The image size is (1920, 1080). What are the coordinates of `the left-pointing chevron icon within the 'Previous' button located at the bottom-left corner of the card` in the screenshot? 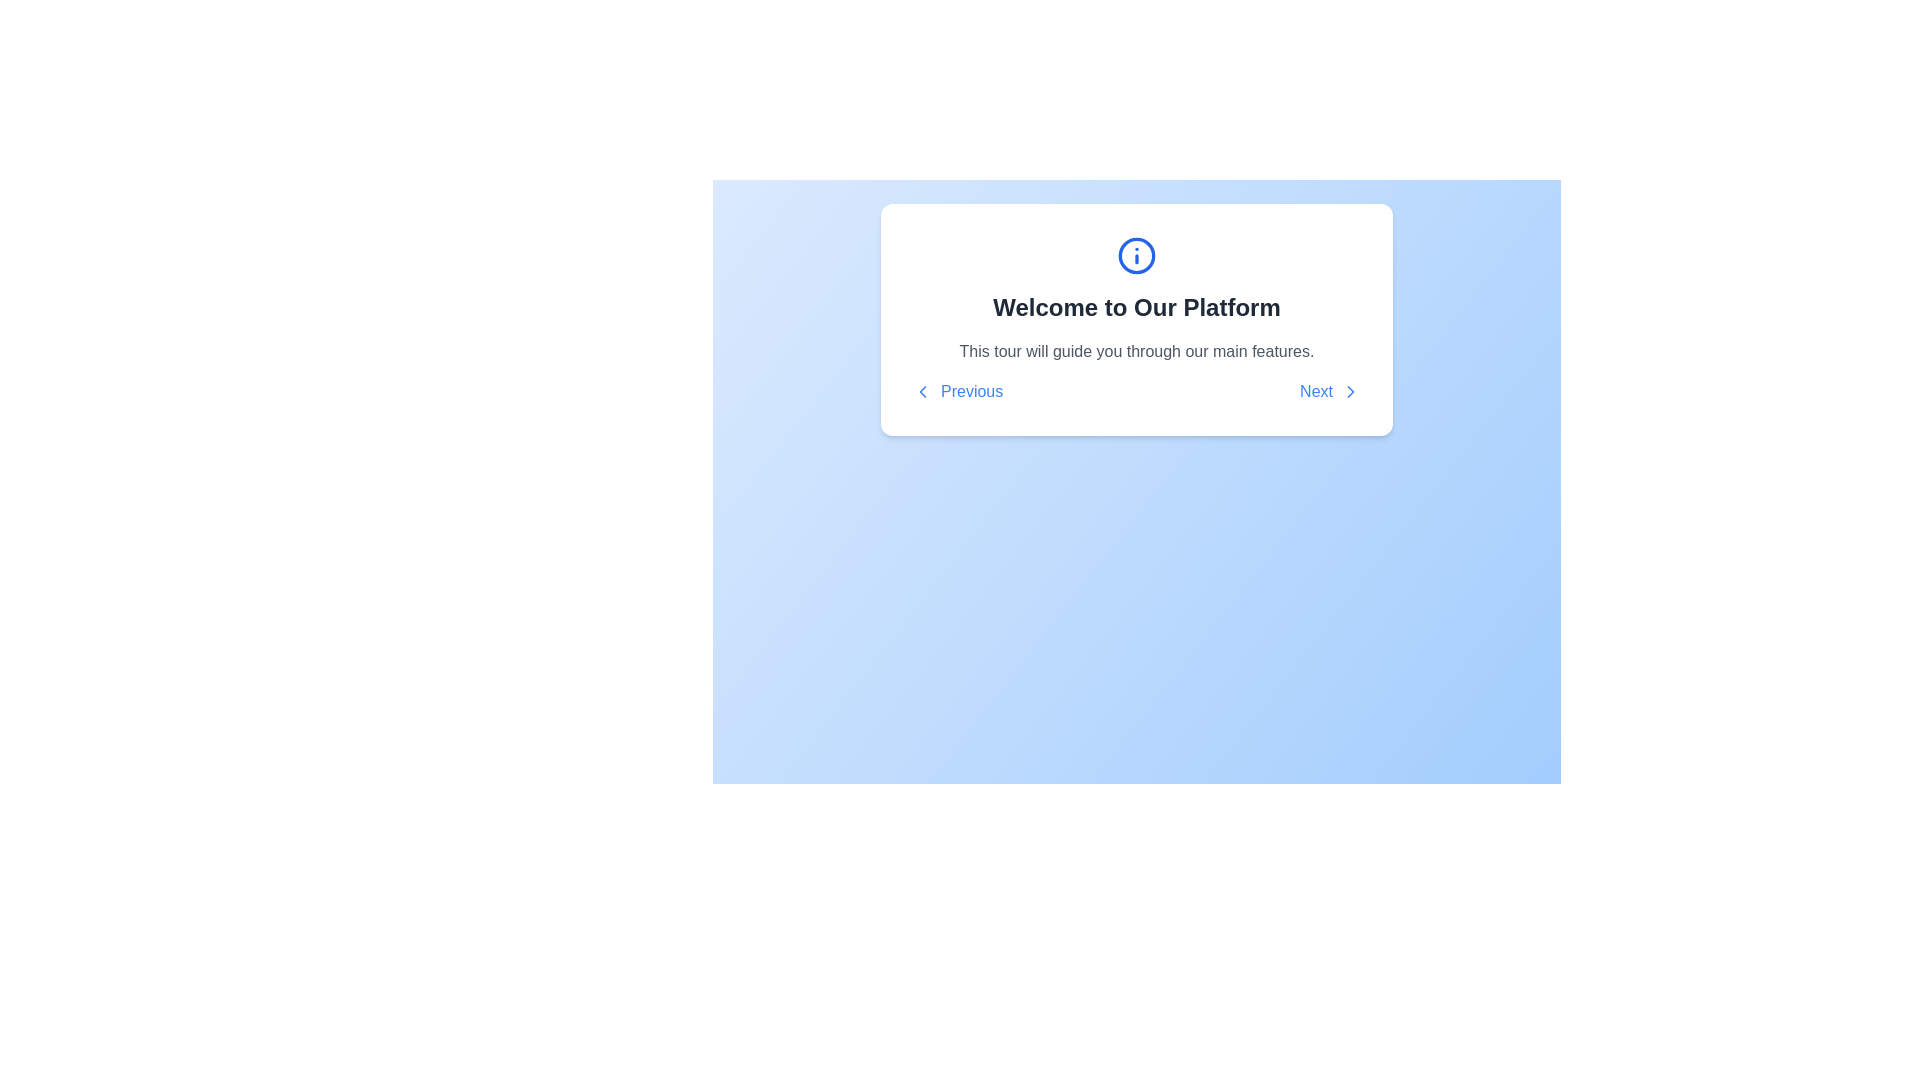 It's located at (921, 392).